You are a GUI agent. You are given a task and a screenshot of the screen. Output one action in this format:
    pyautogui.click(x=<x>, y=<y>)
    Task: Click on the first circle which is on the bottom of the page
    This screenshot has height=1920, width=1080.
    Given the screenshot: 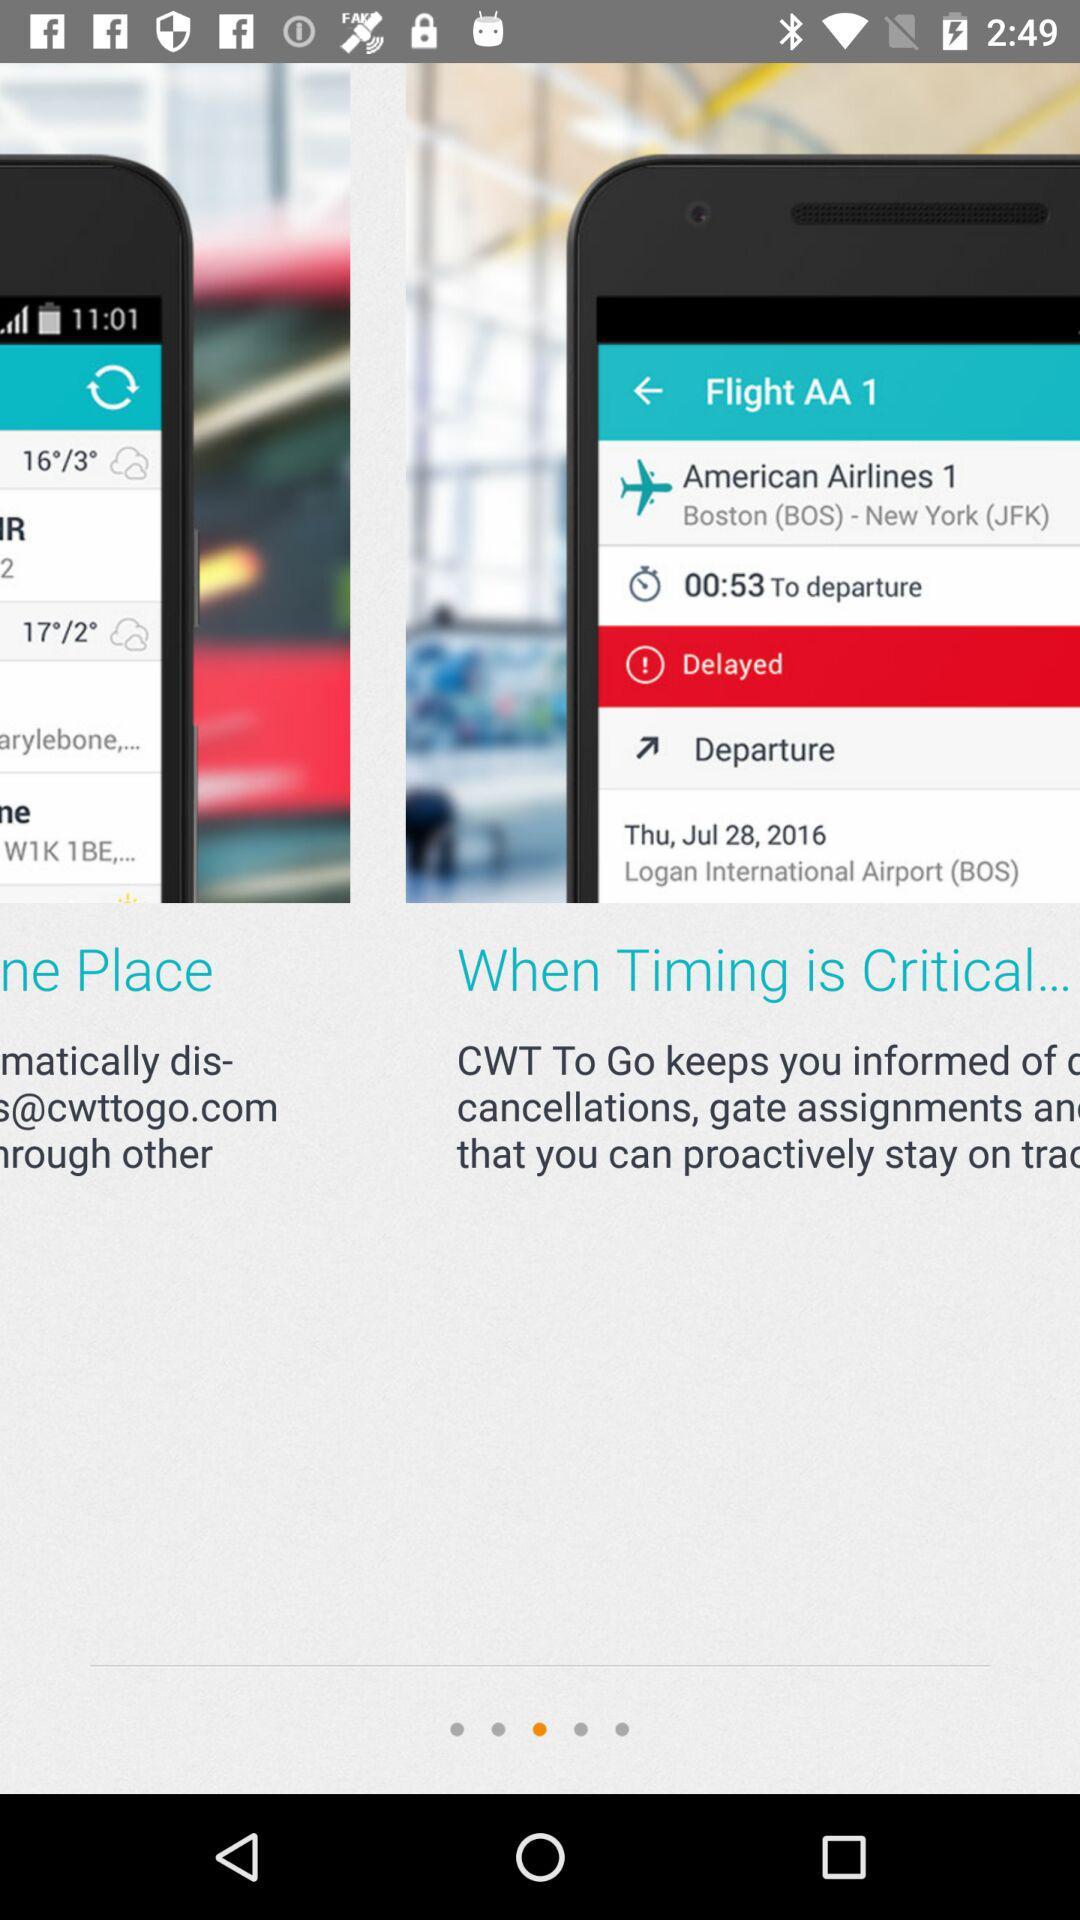 What is the action you would take?
    pyautogui.click(x=456, y=1727)
    